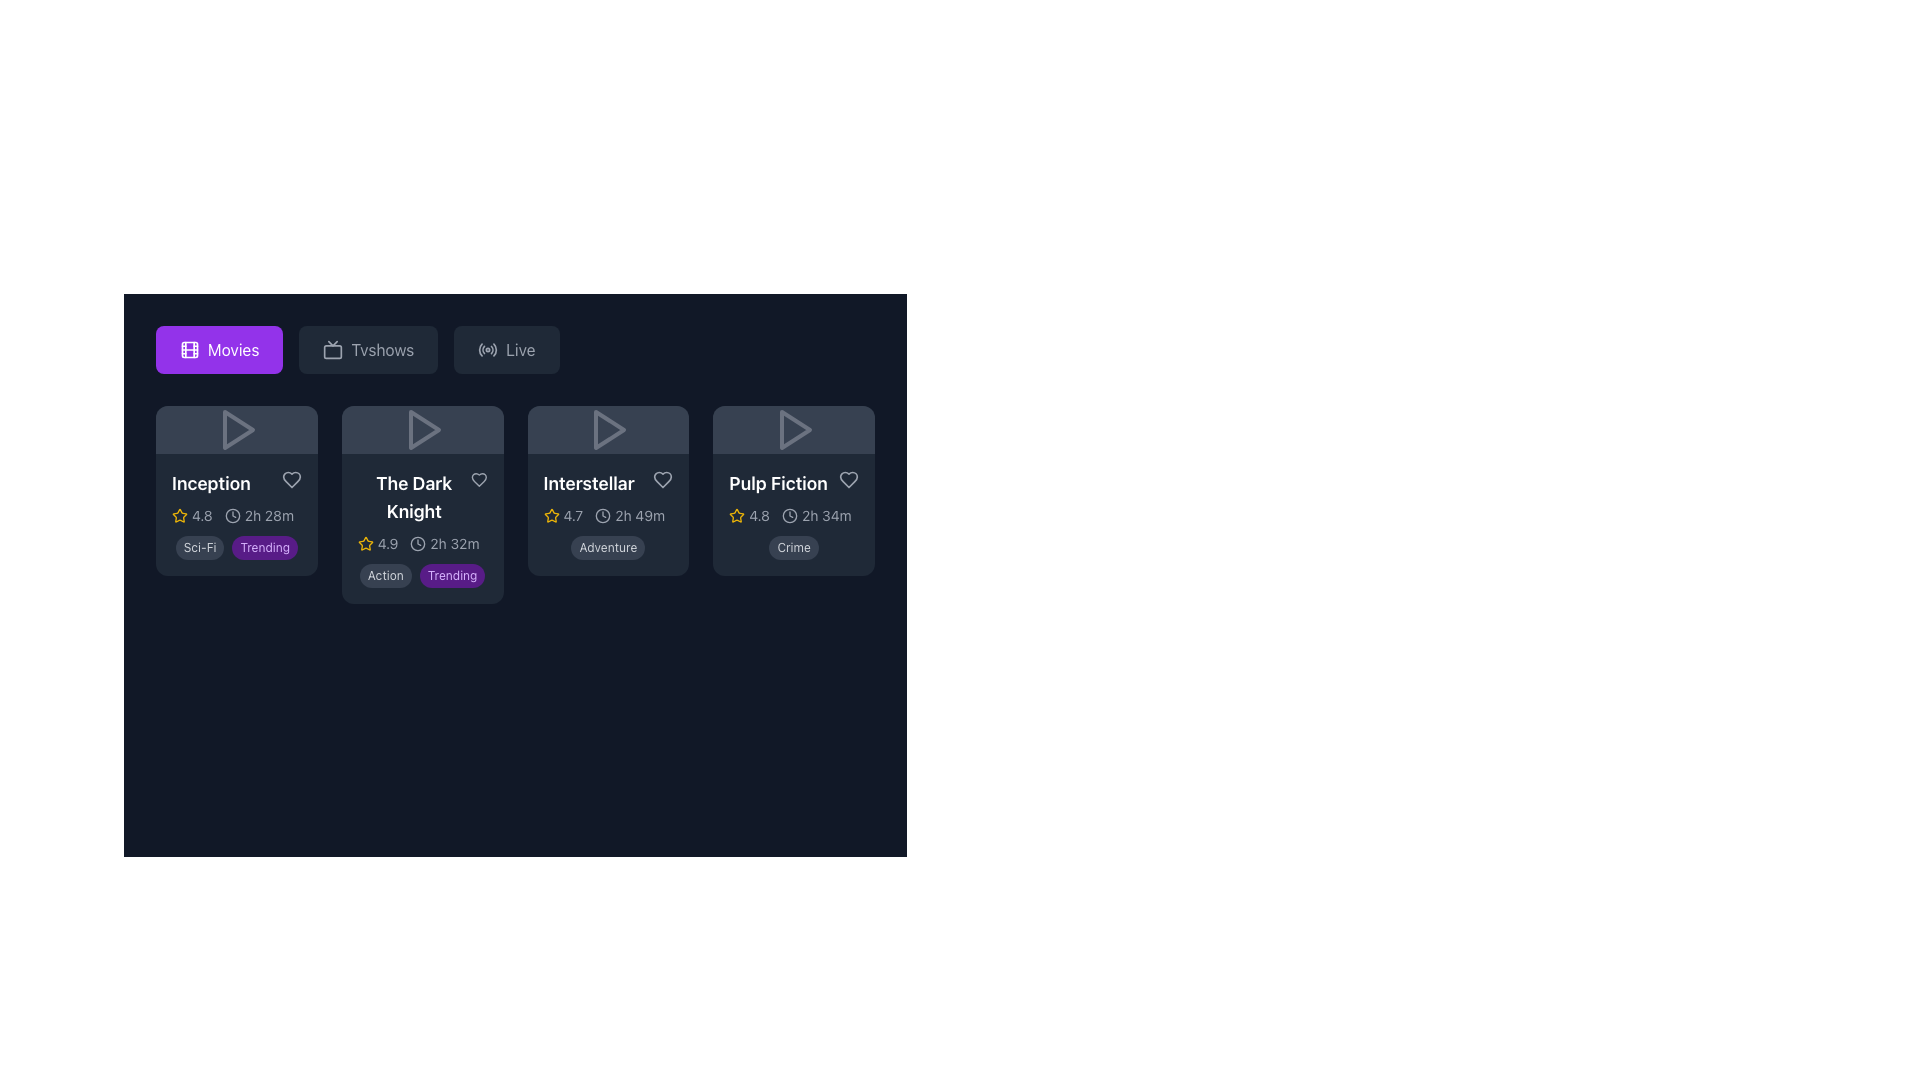  What do you see at coordinates (236, 547) in the screenshot?
I see `the non-interactive text label displaying 'Sci-Fi Trending' which is located below the 'Inception' card in the movie grid layout` at bounding box center [236, 547].